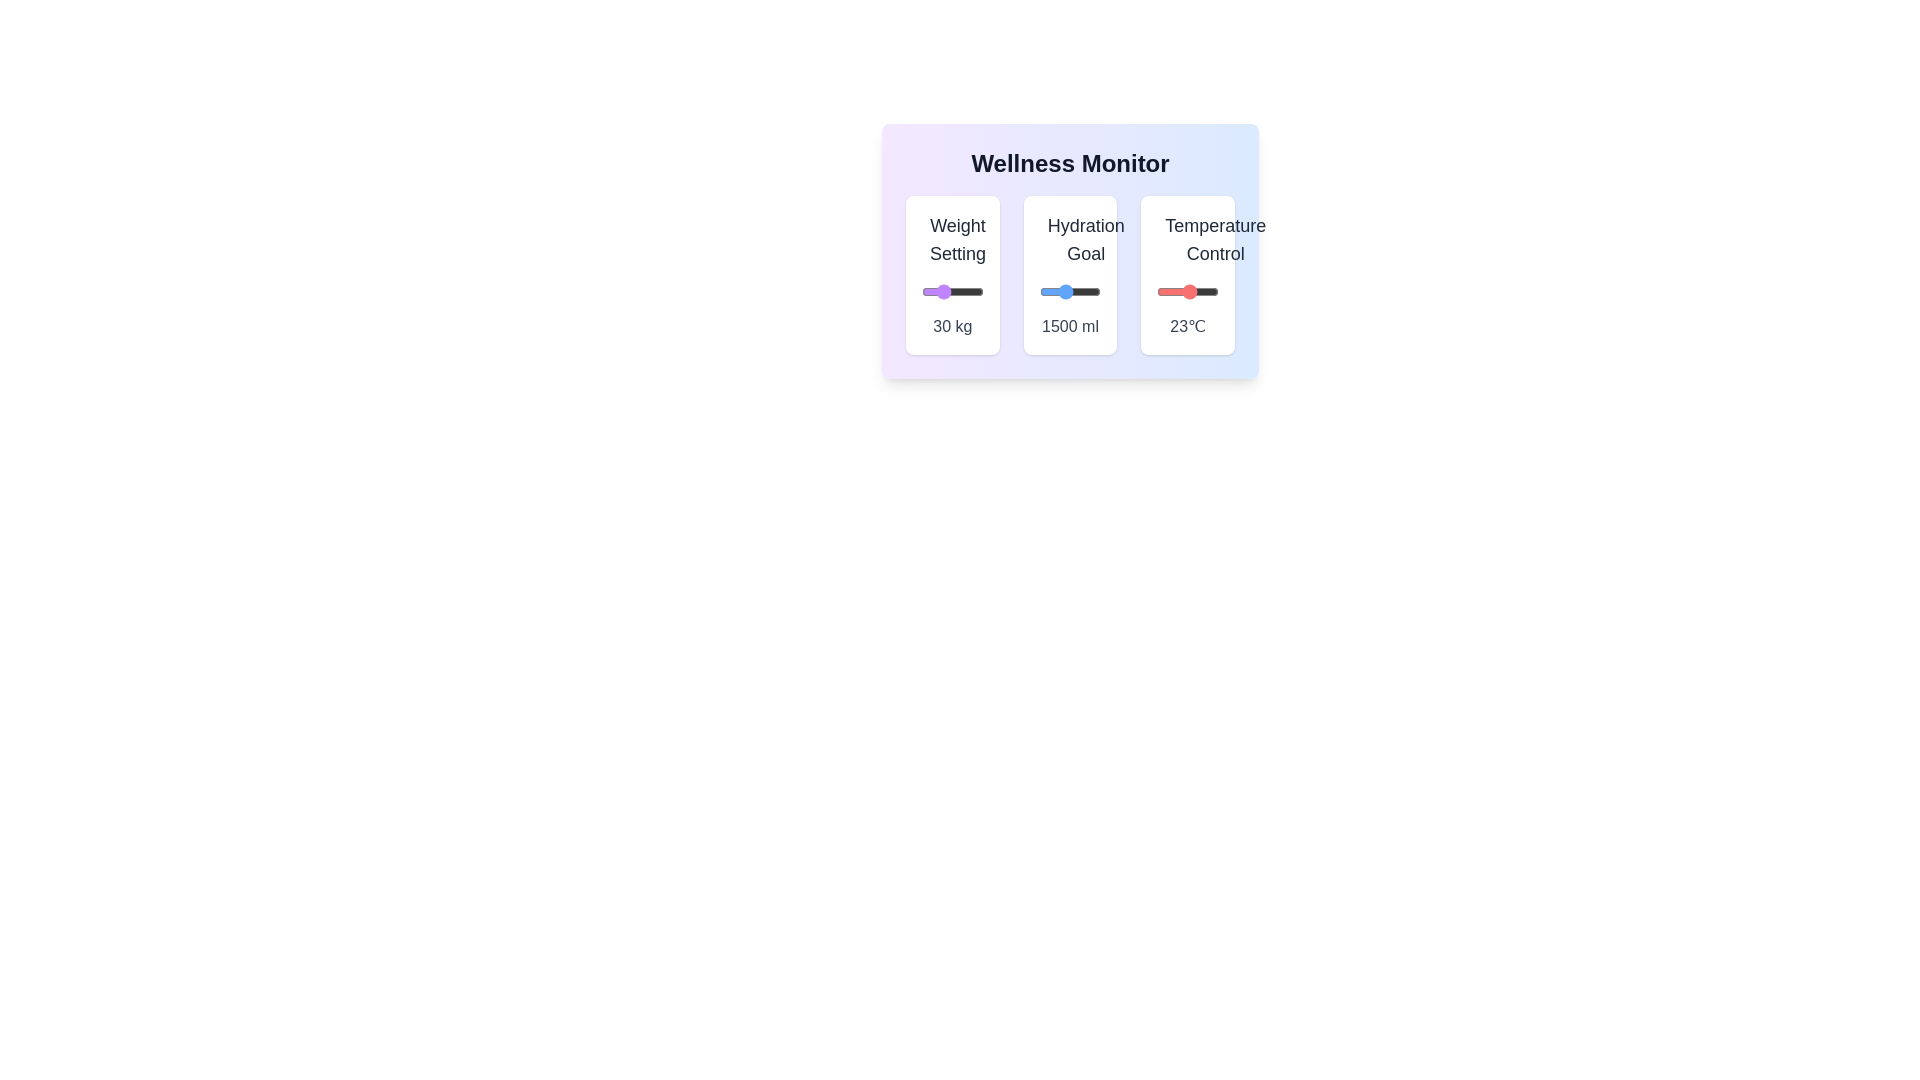 The width and height of the screenshot is (1920, 1080). What do you see at coordinates (955, 292) in the screenshot?
I see `weight` at bounding box center [955, 292].